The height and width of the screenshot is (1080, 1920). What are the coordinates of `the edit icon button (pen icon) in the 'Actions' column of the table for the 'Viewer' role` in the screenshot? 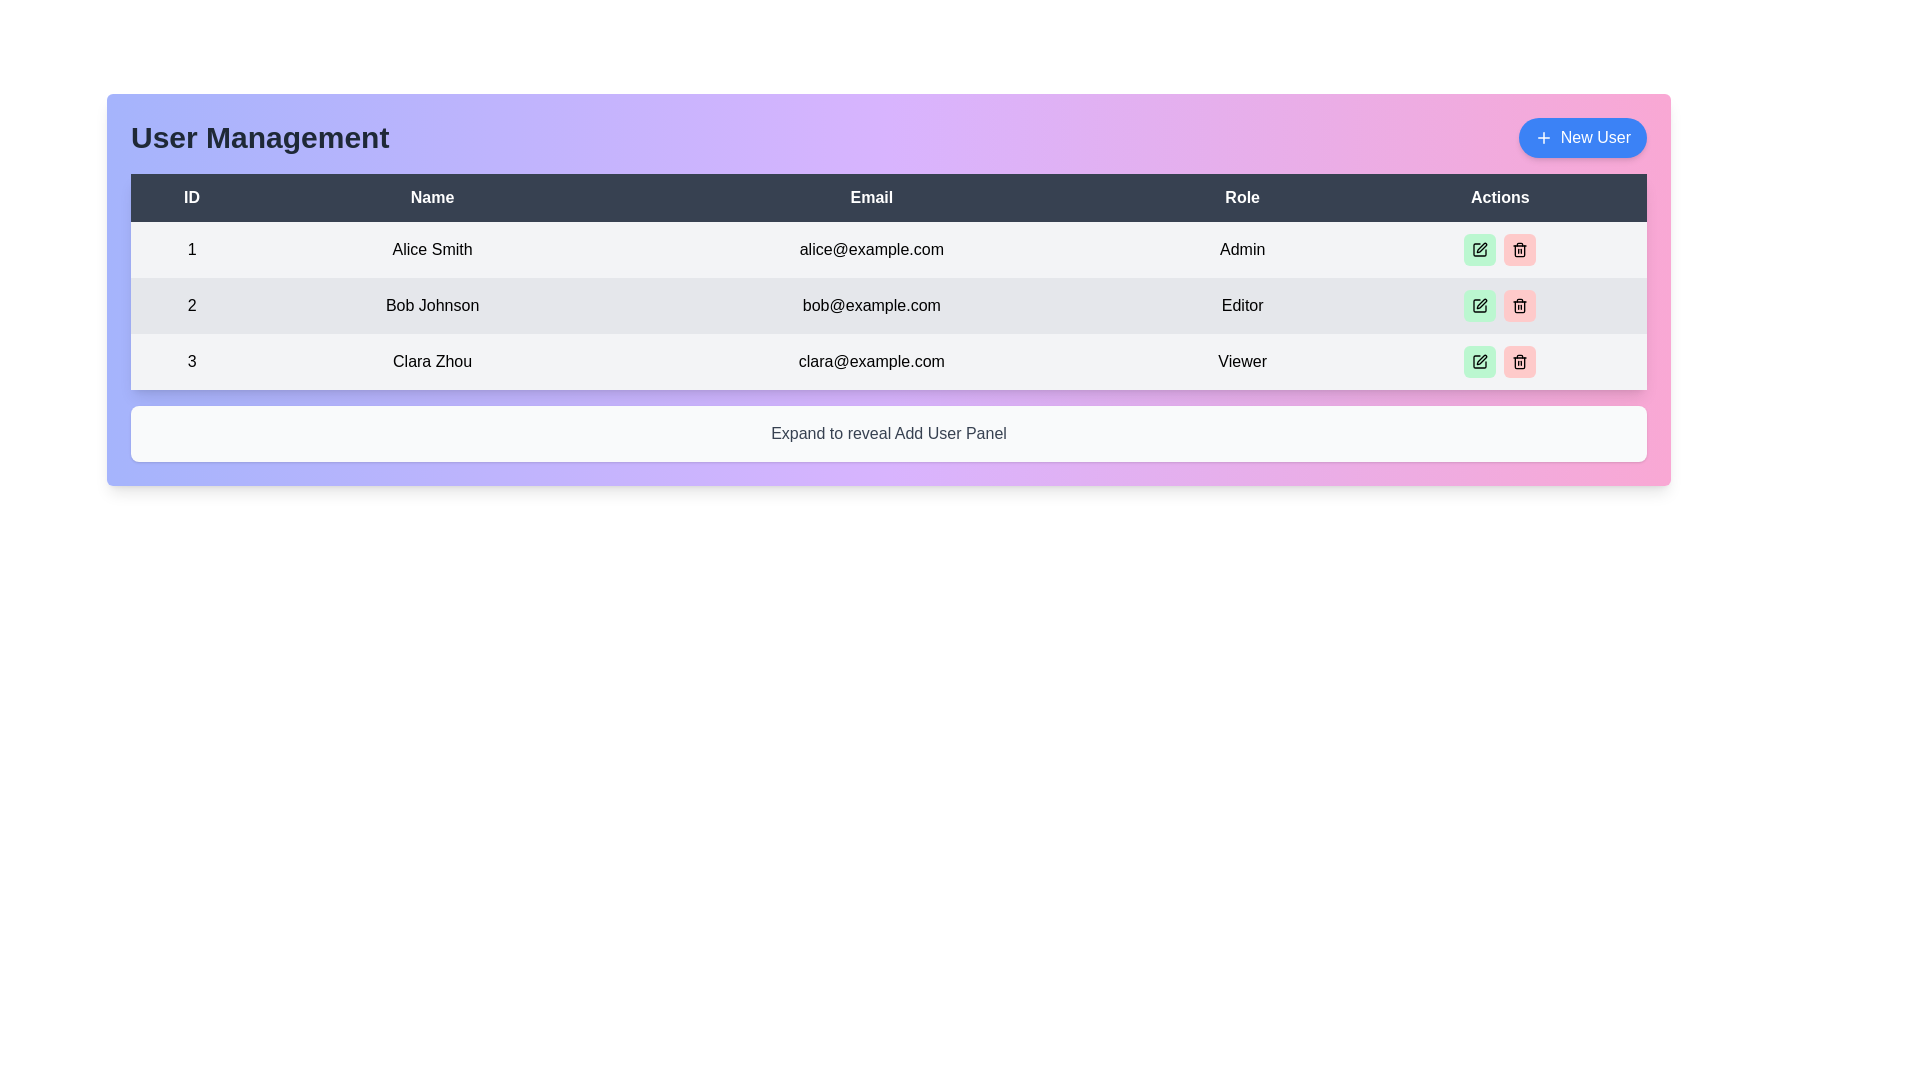 It's located at (1482, 358).